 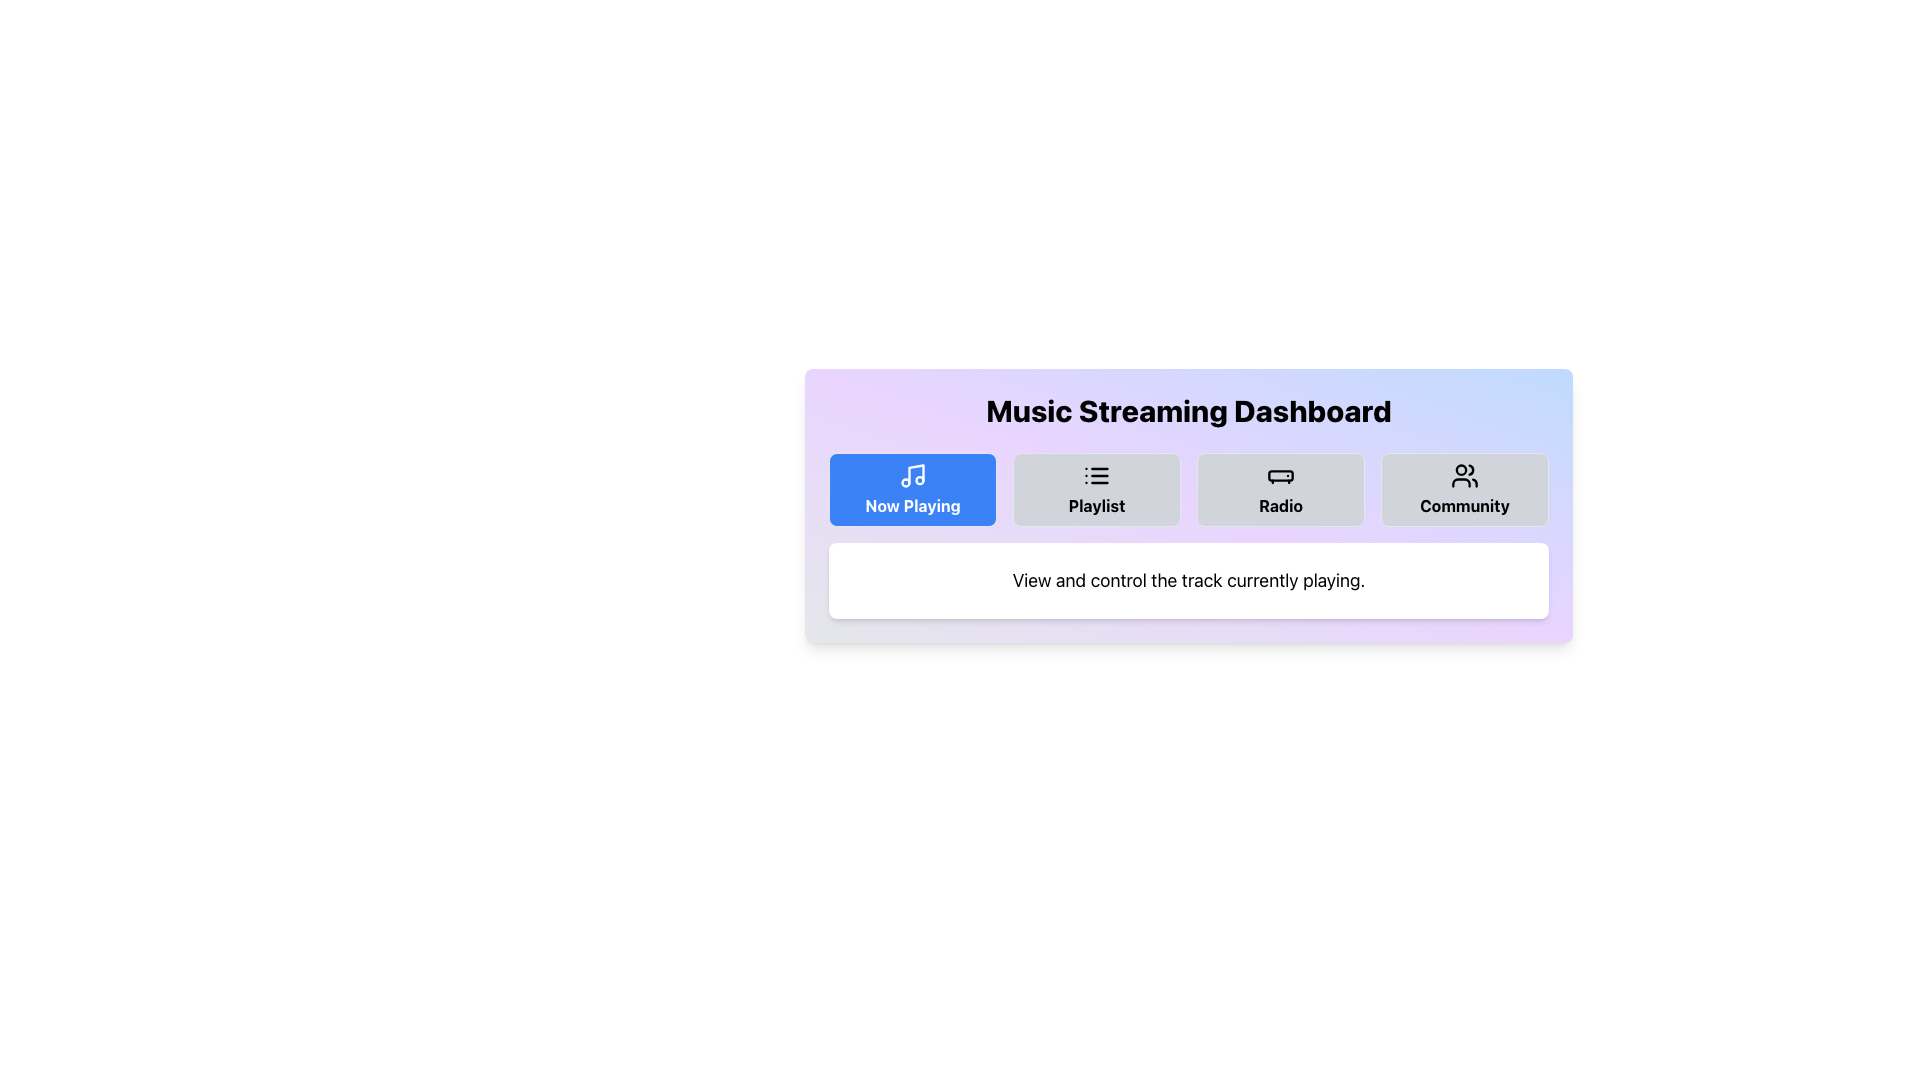 What do you see at coordinates (1189, 410) in the screenshot?
I see `the text header located at the top-center of the content panel, indicating the title or purpose of the current dashboard section` at bounding box center [1189, 410].